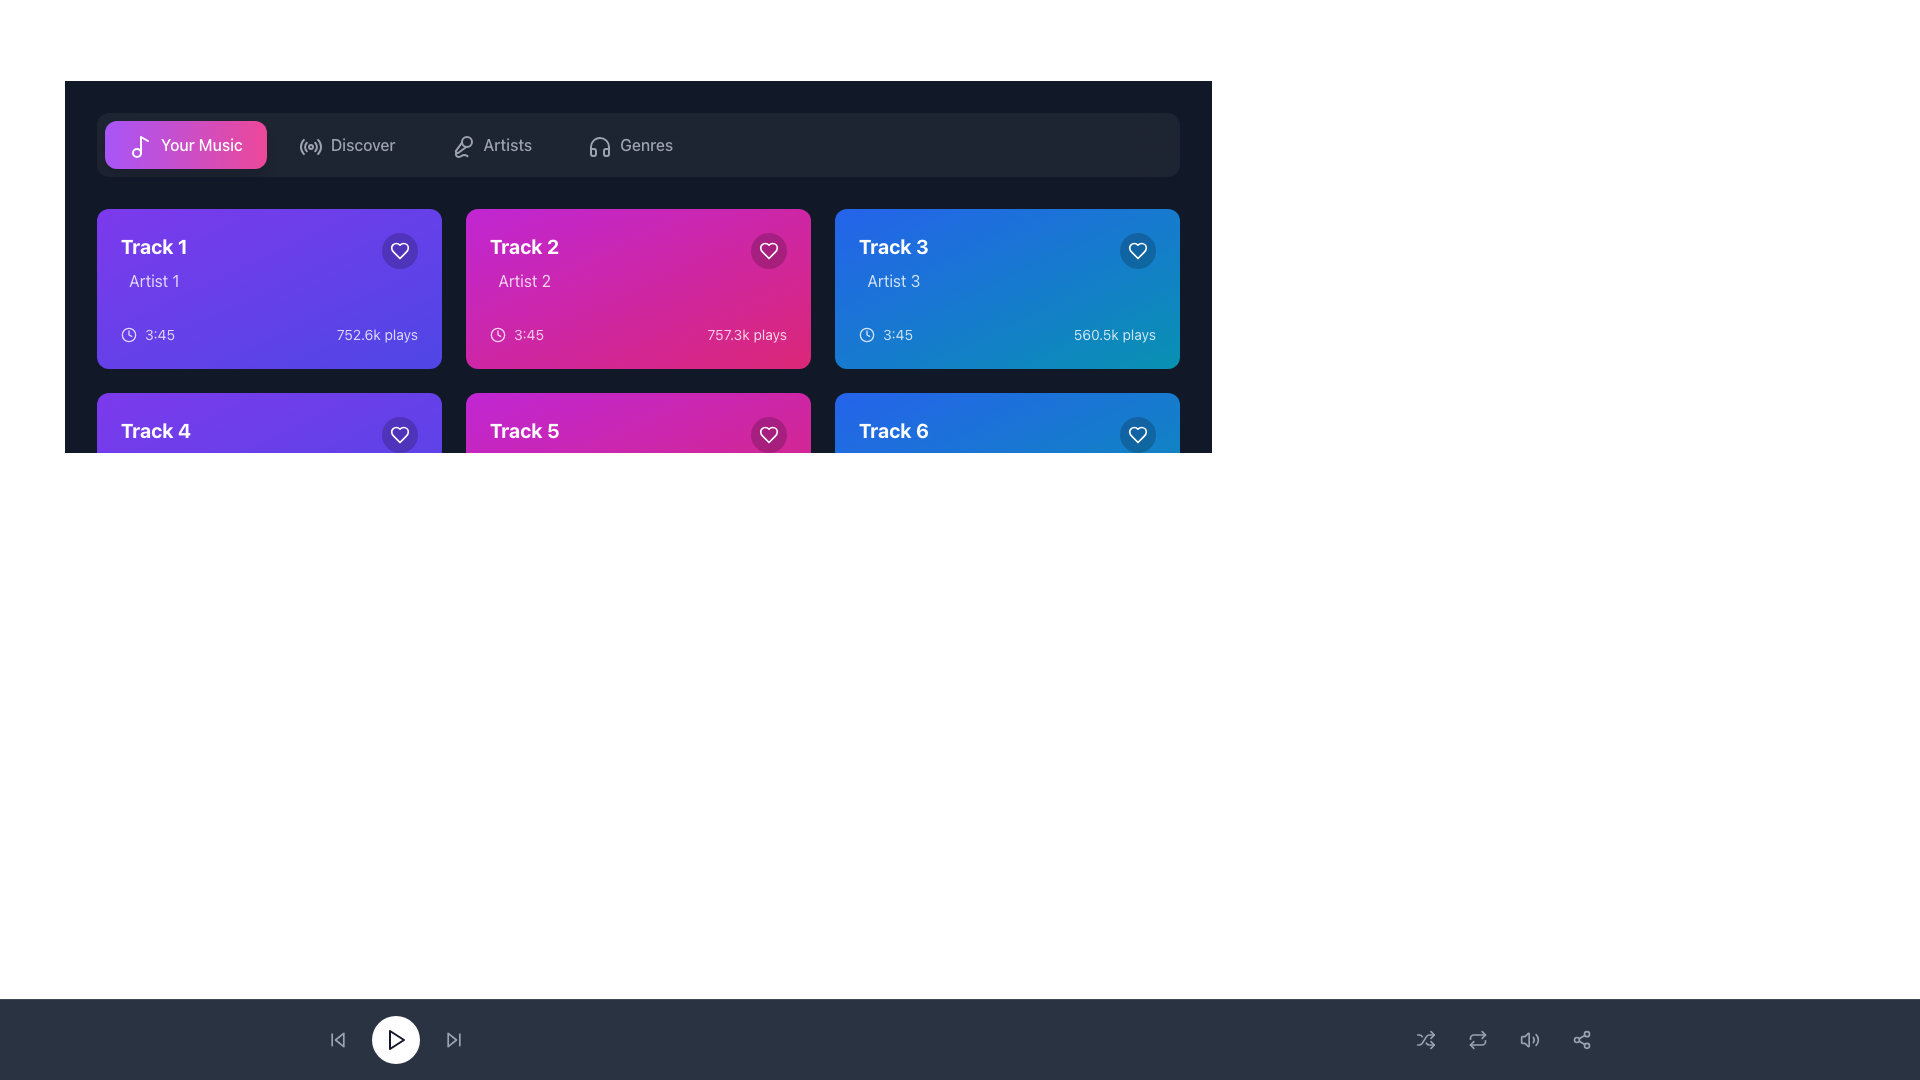 The height and width of the screenshot is (1080, 1920). Describe the element at coordinates (524, 430) in the screenshot. I see `the bold text label 'Track 5' located in the top-left corner of the card with a magenta background` at that location.